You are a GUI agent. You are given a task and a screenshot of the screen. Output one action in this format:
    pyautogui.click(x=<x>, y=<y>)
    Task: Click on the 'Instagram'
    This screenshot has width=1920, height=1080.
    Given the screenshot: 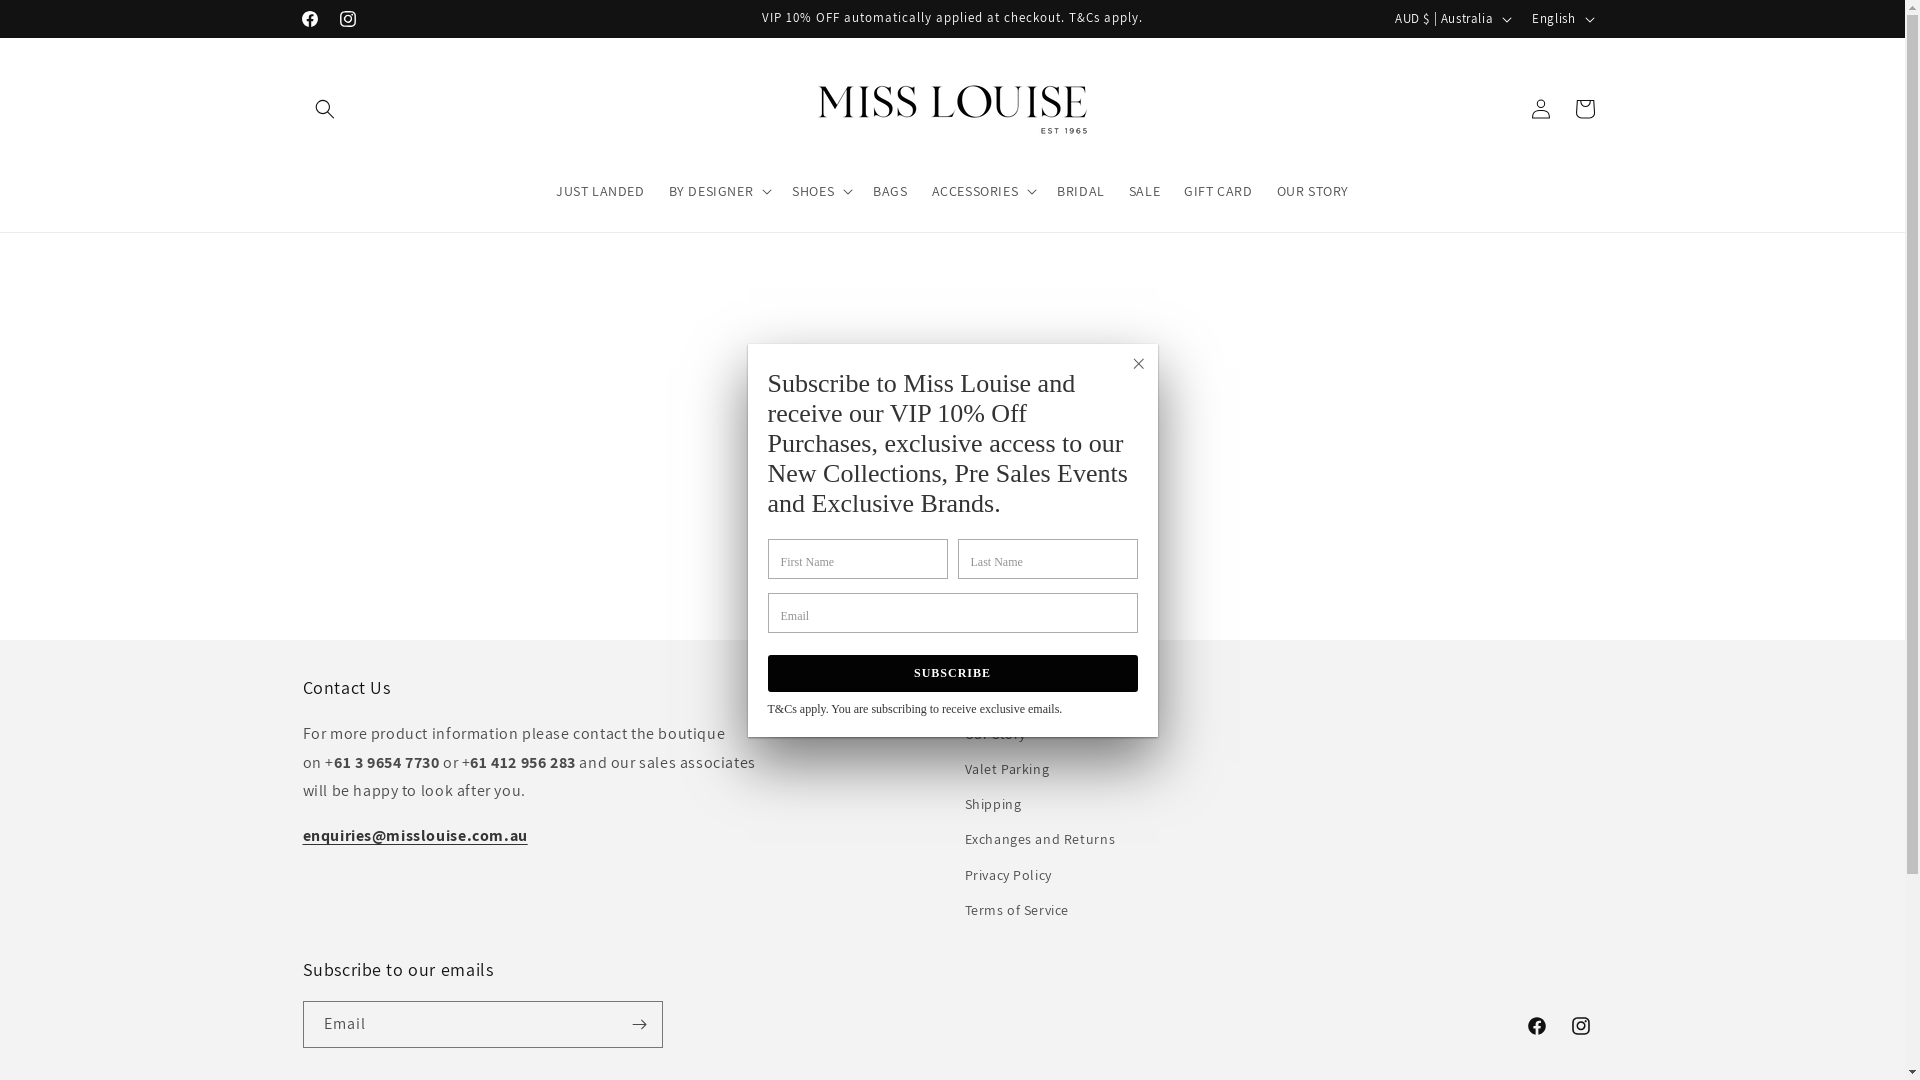 What is the action you would take?
    pyautogui.click(x=1578, y=1026)
    